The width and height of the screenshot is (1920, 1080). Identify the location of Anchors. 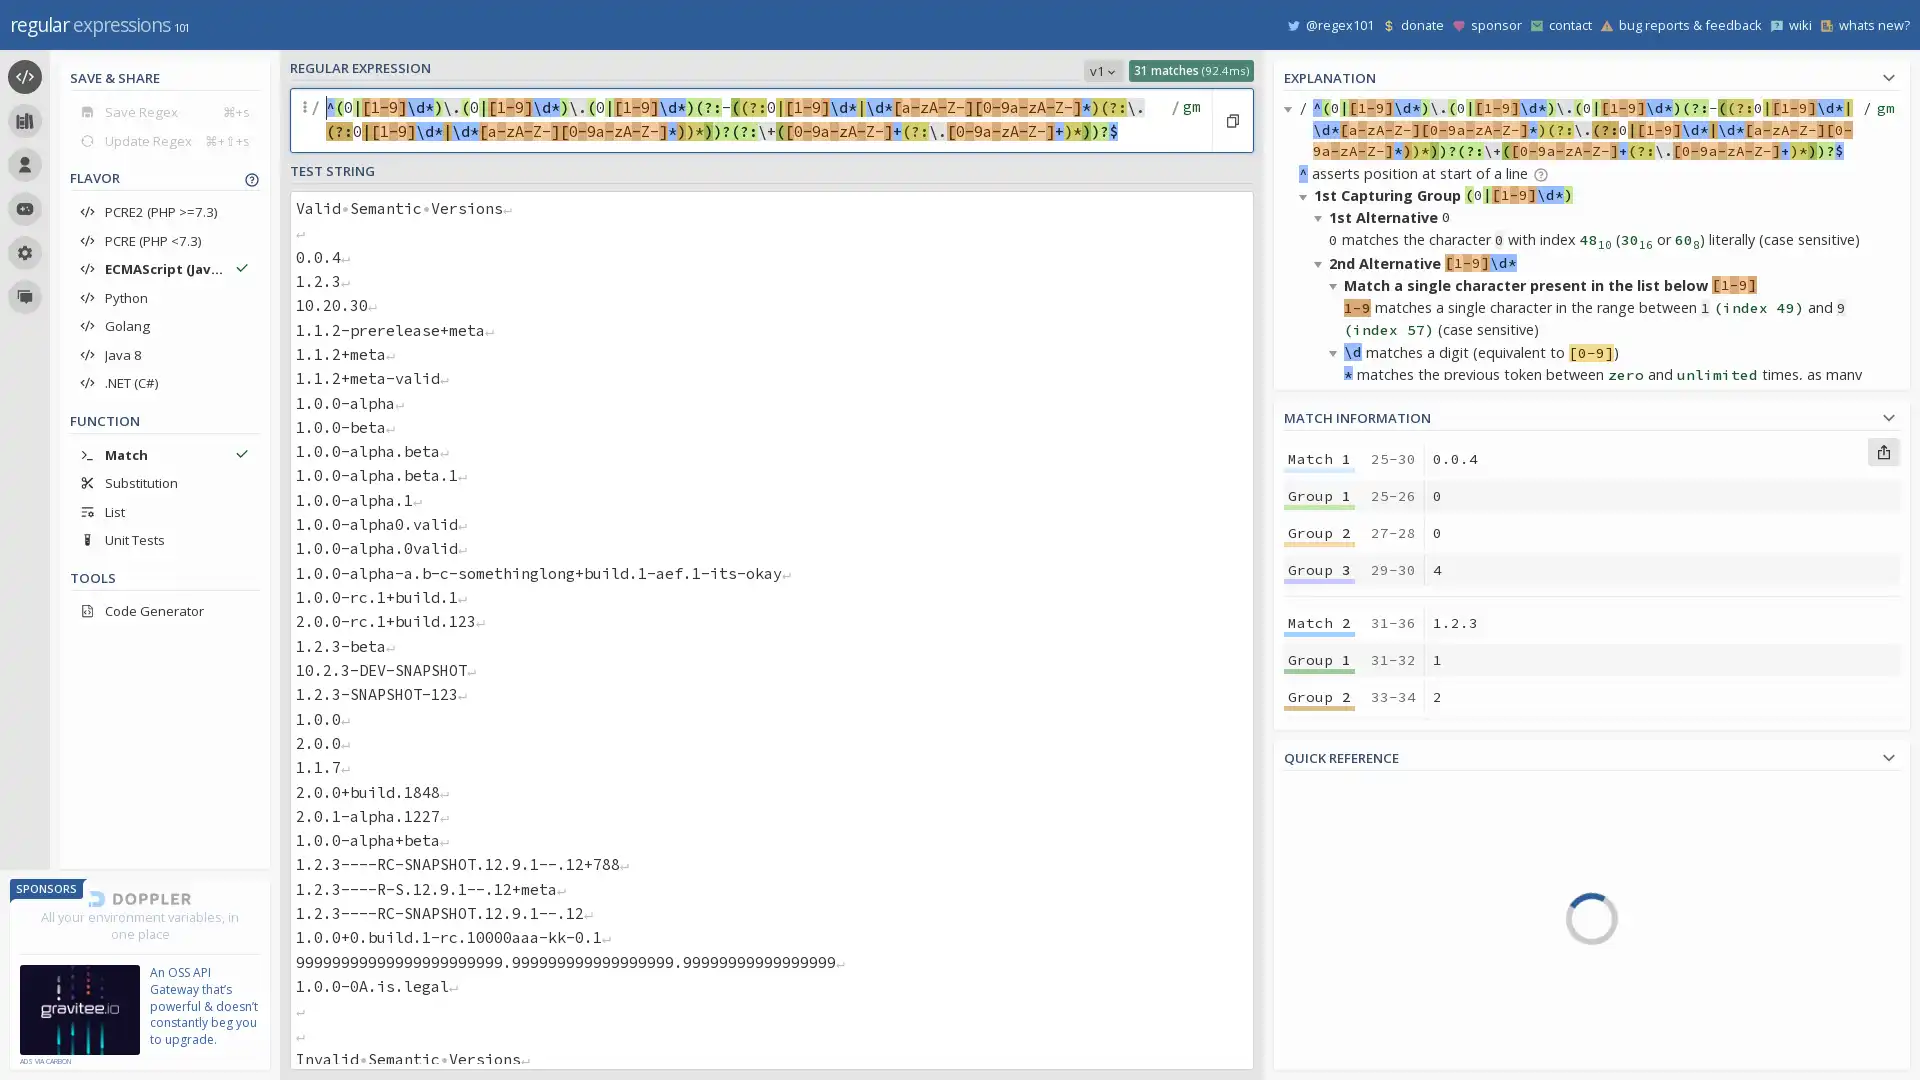
(1377, 915).